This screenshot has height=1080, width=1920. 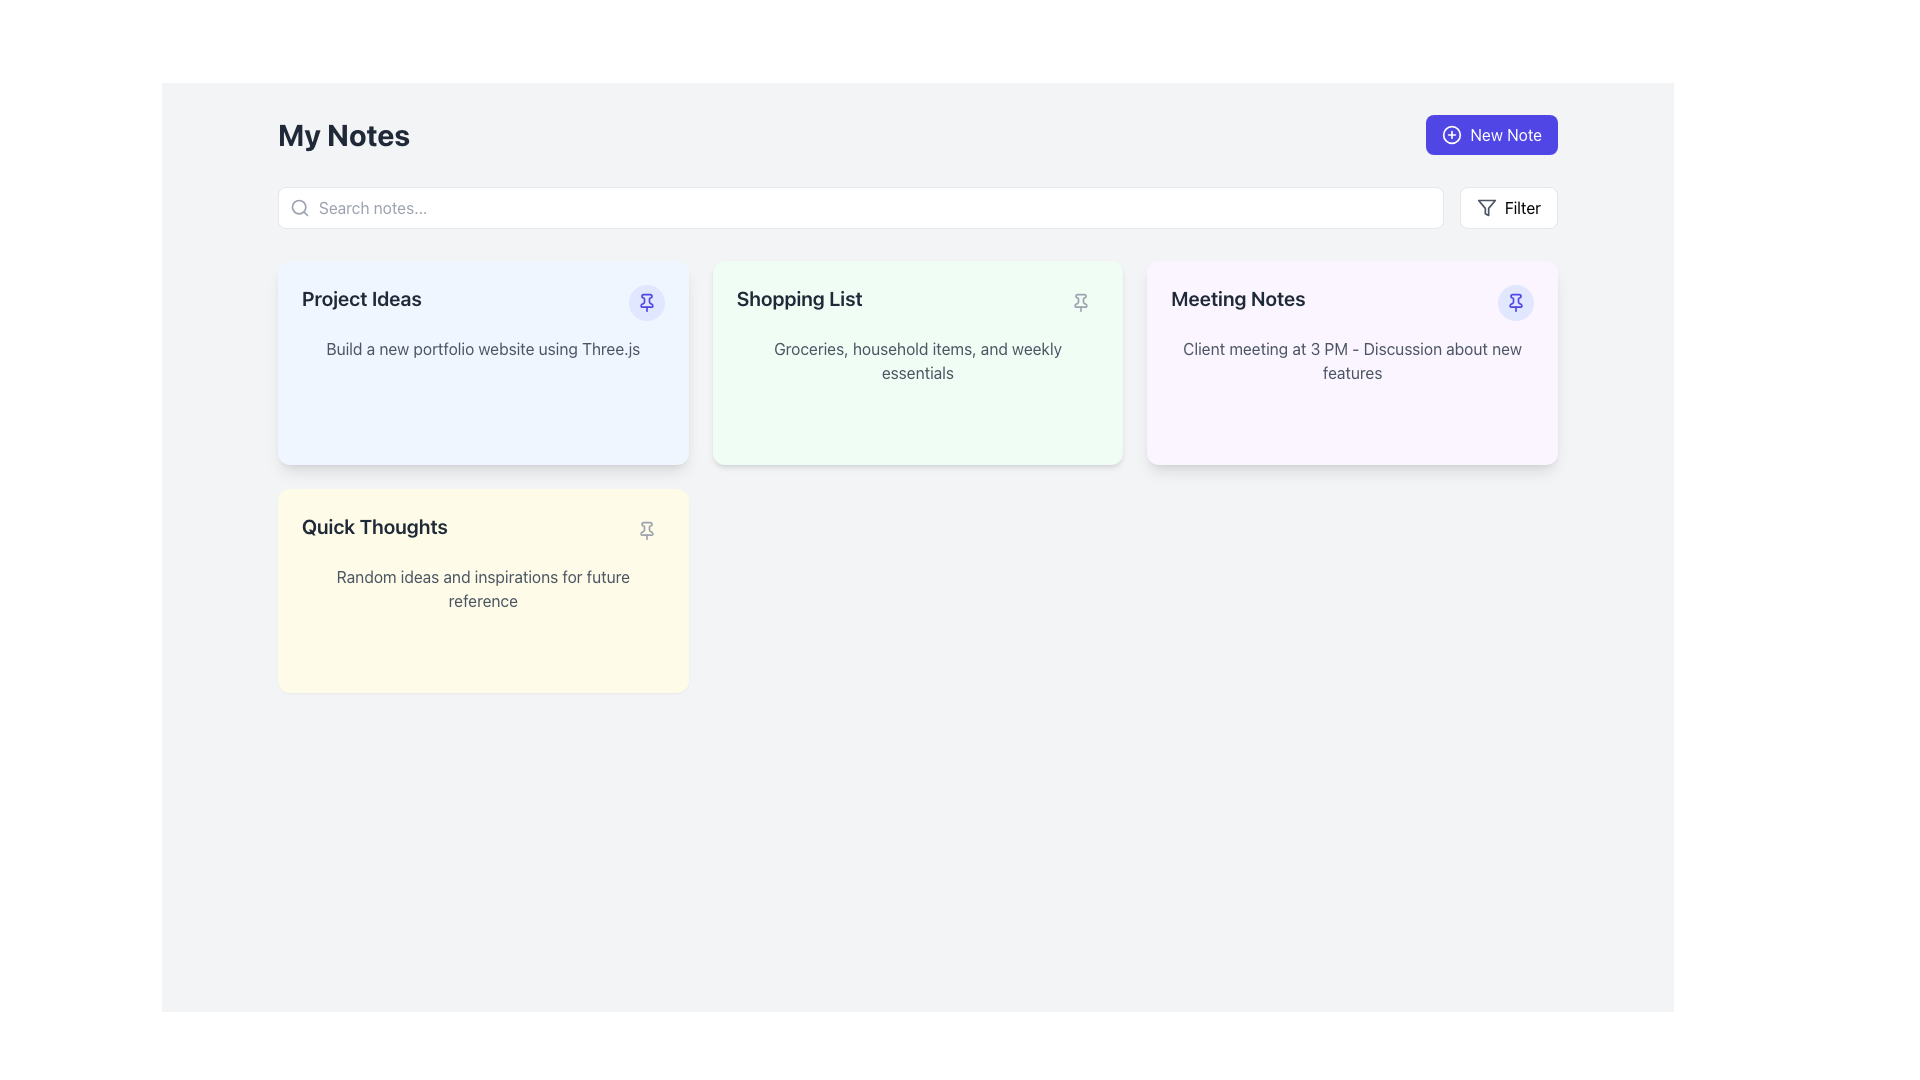 I want to click on the pinned icon located in the top-right corner of the 'Quick Thoughts' note card, so click(x=646, y=527).